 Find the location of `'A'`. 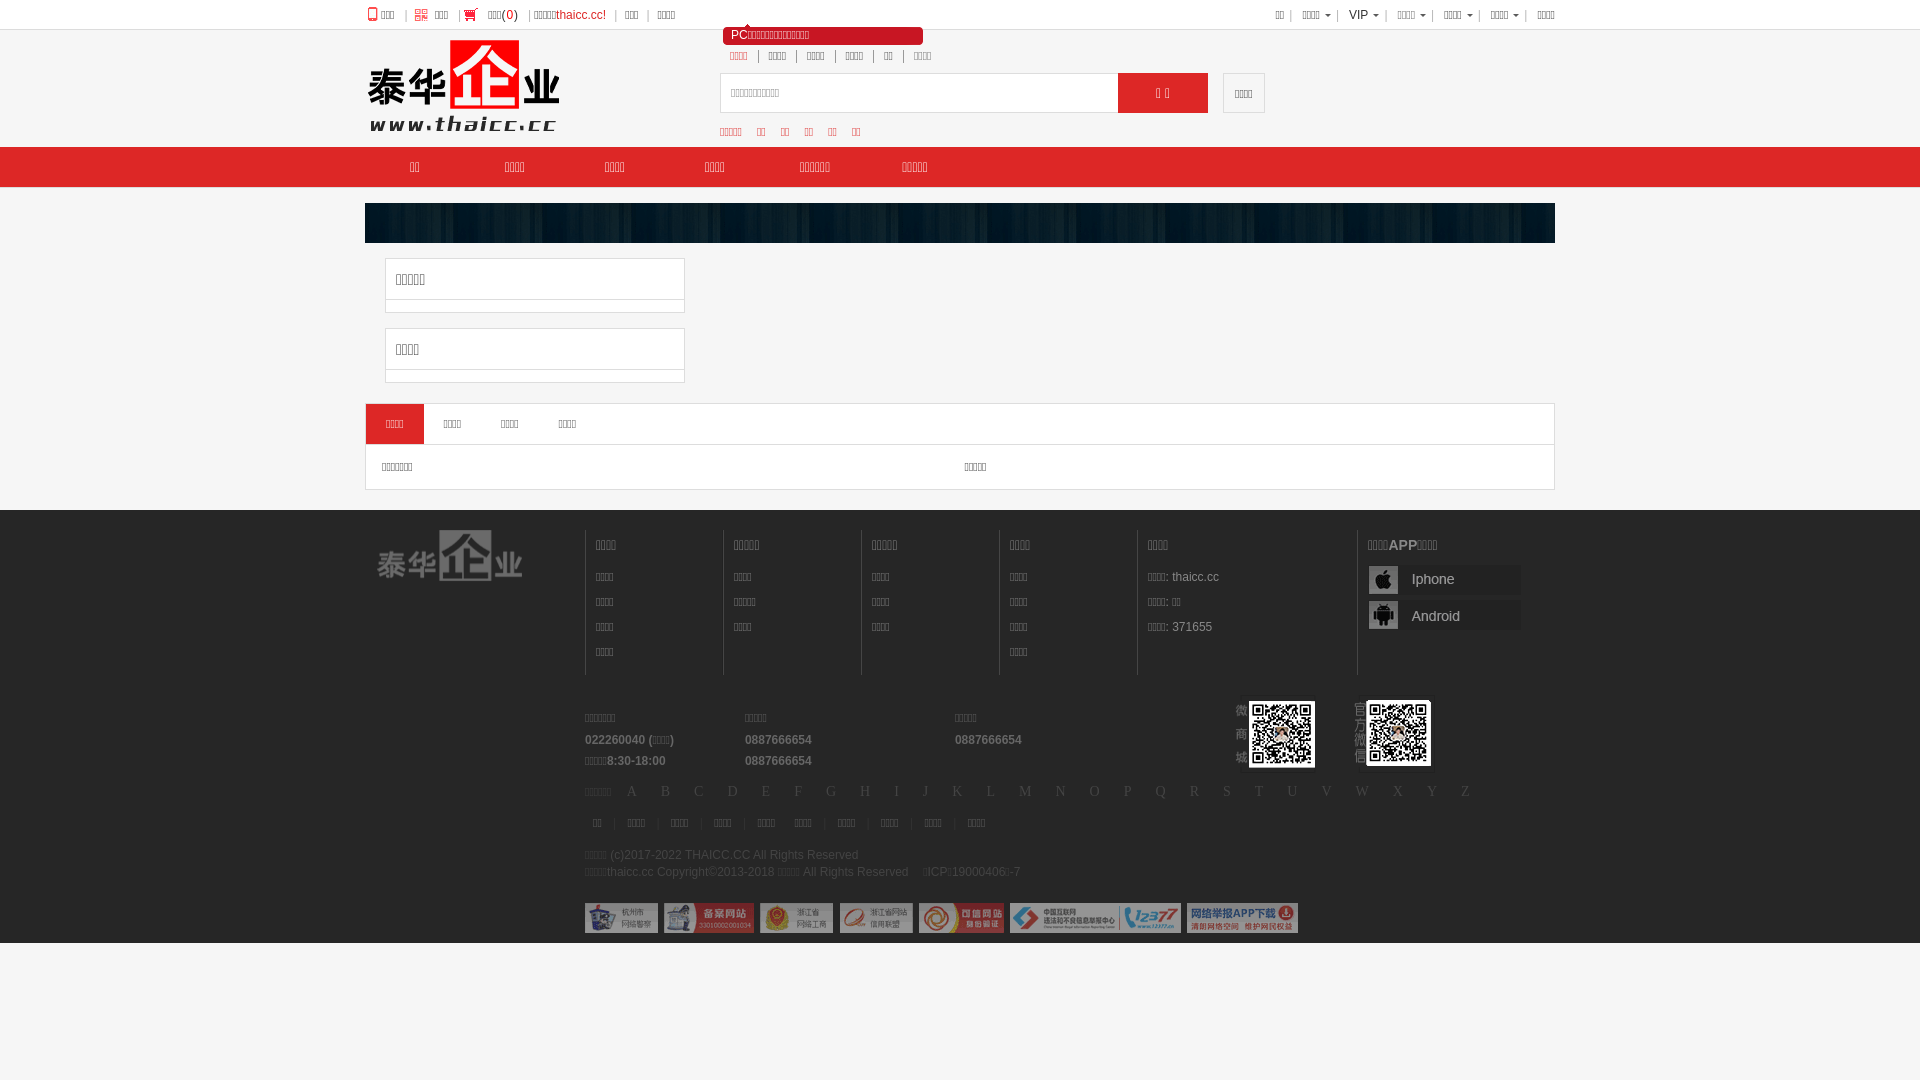

'A' is located at coordinates (631, 790).